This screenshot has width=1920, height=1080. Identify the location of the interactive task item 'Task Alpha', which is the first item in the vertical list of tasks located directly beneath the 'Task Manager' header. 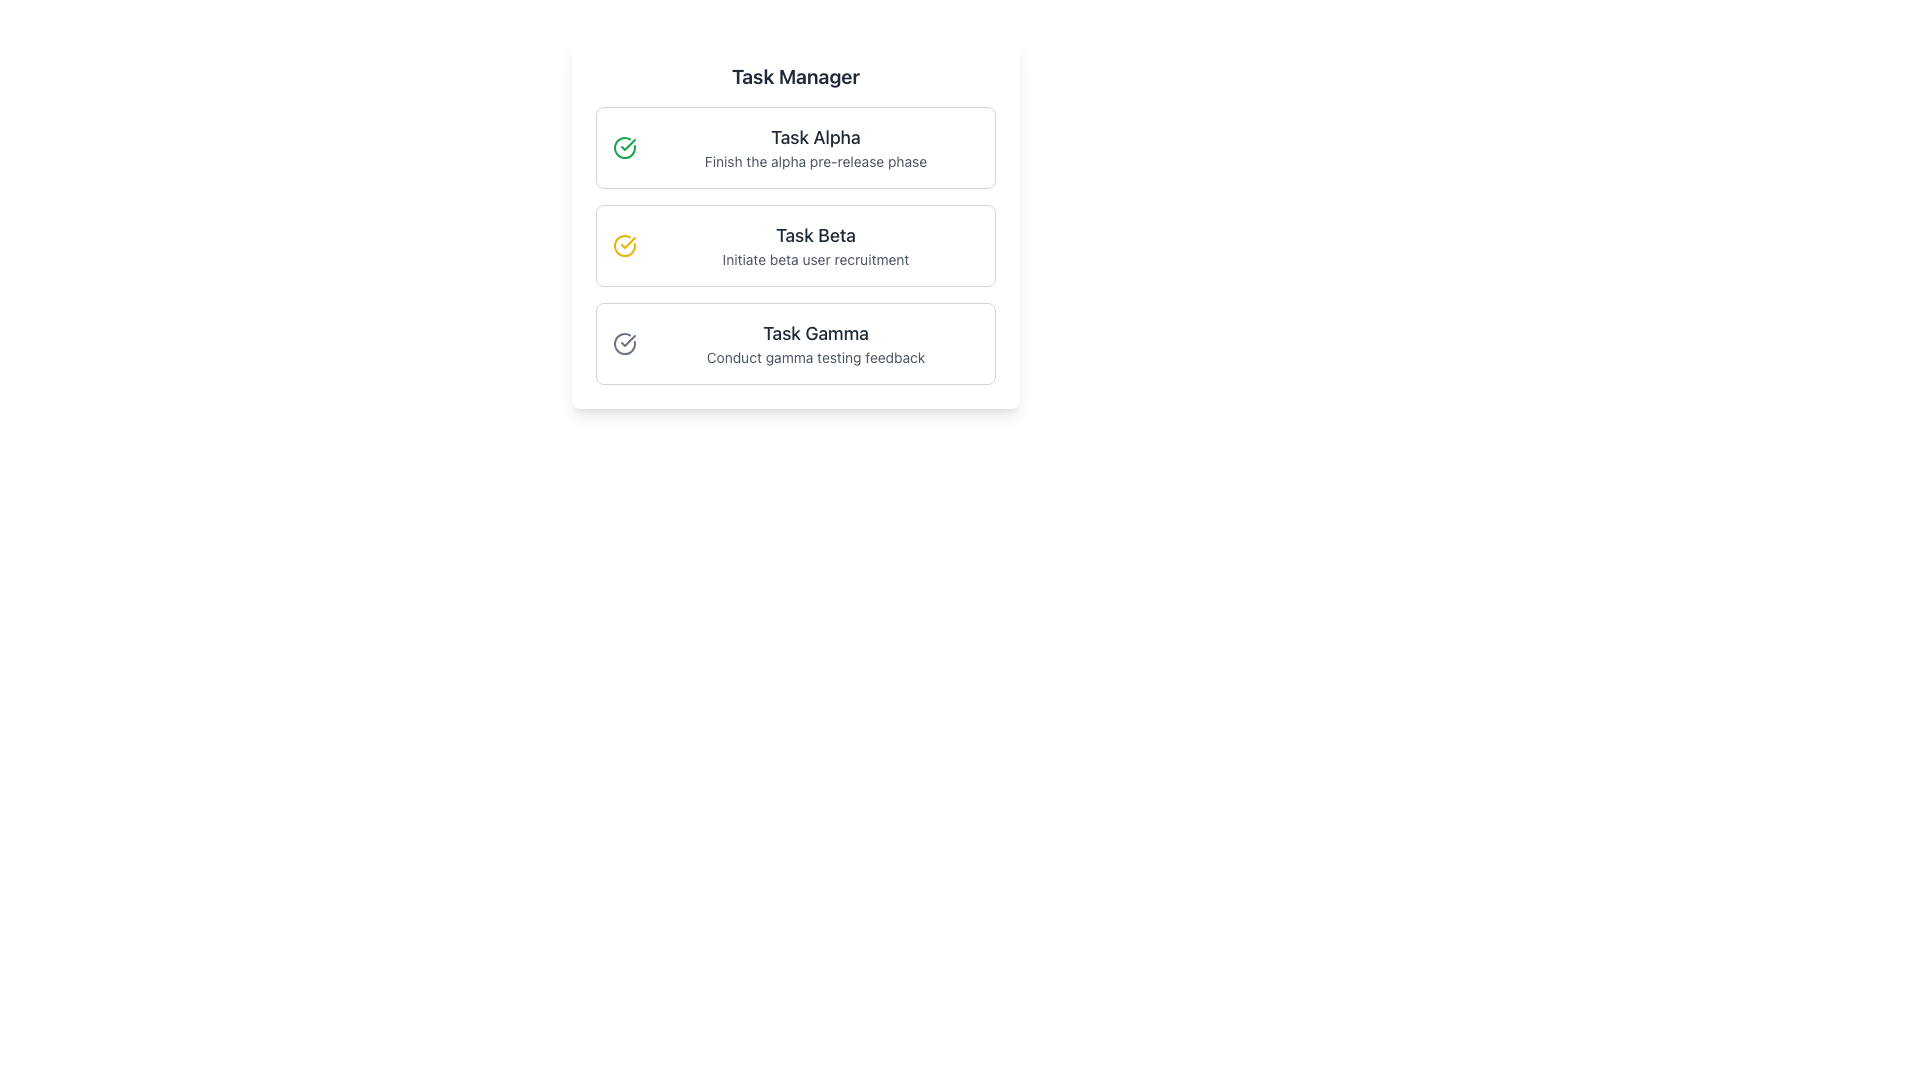
(795, 146).